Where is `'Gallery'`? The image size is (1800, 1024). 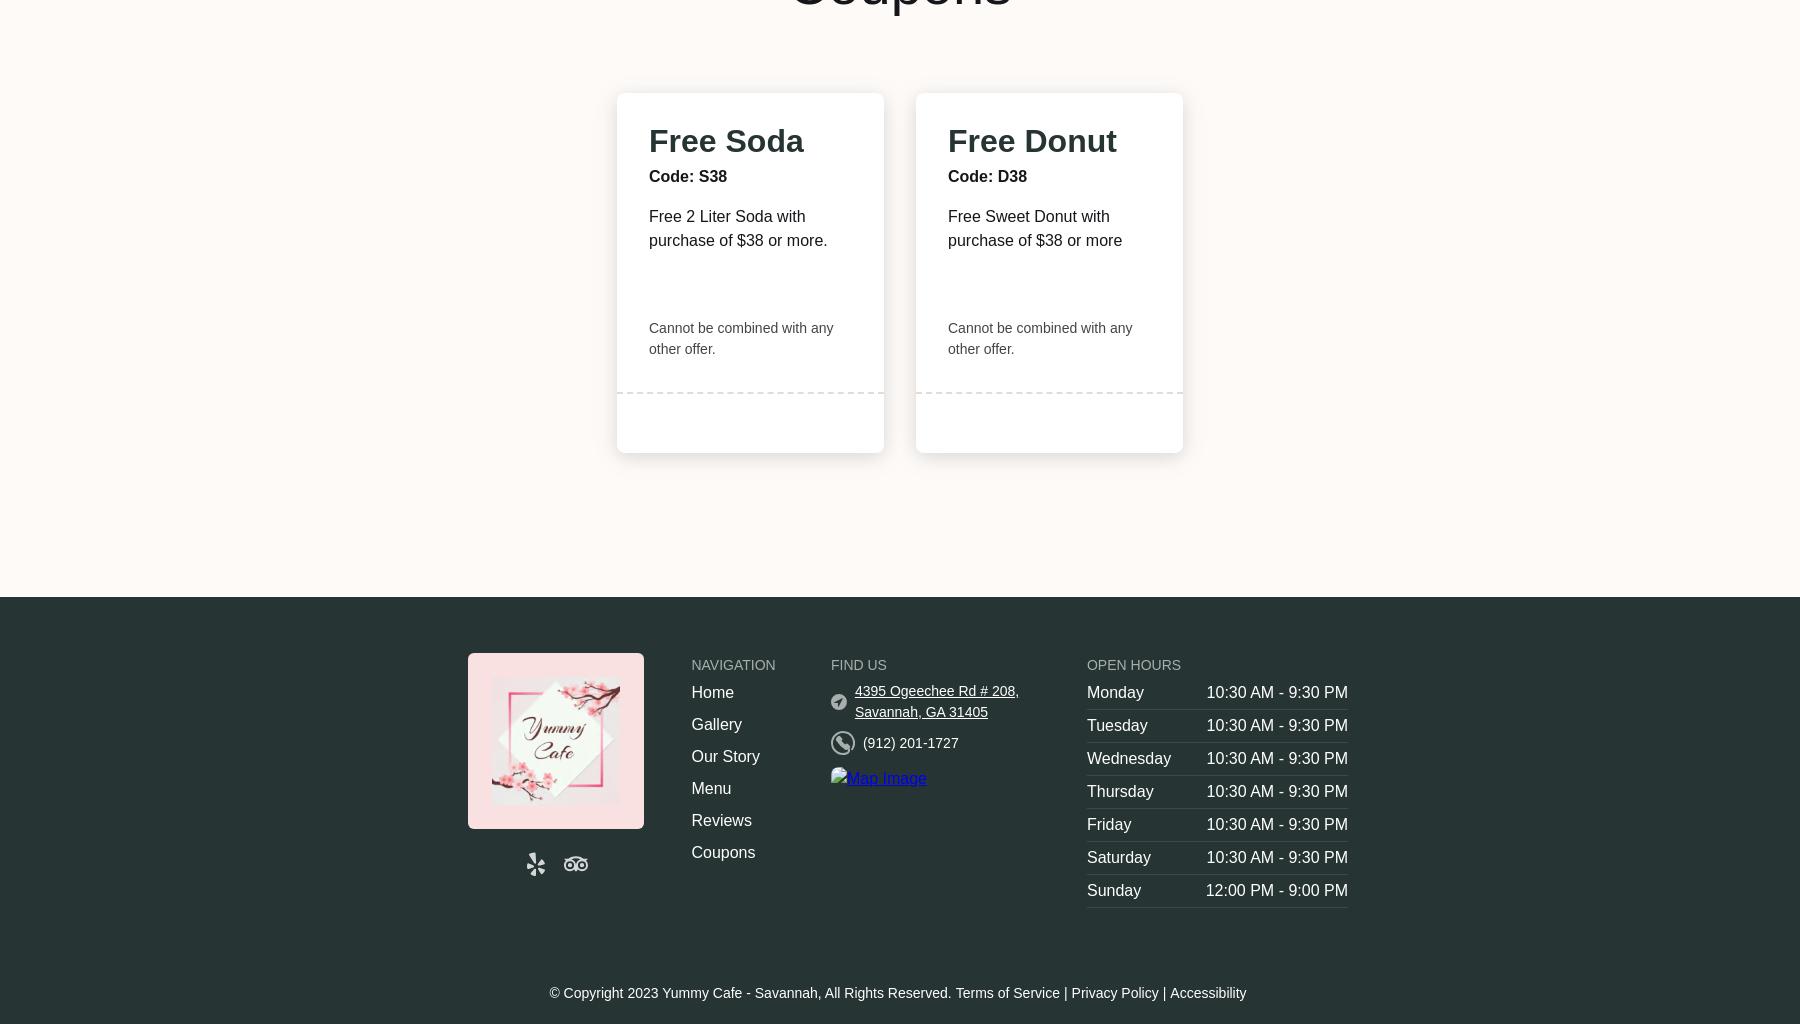
'Gallery' is located at coordinates (715, 724).